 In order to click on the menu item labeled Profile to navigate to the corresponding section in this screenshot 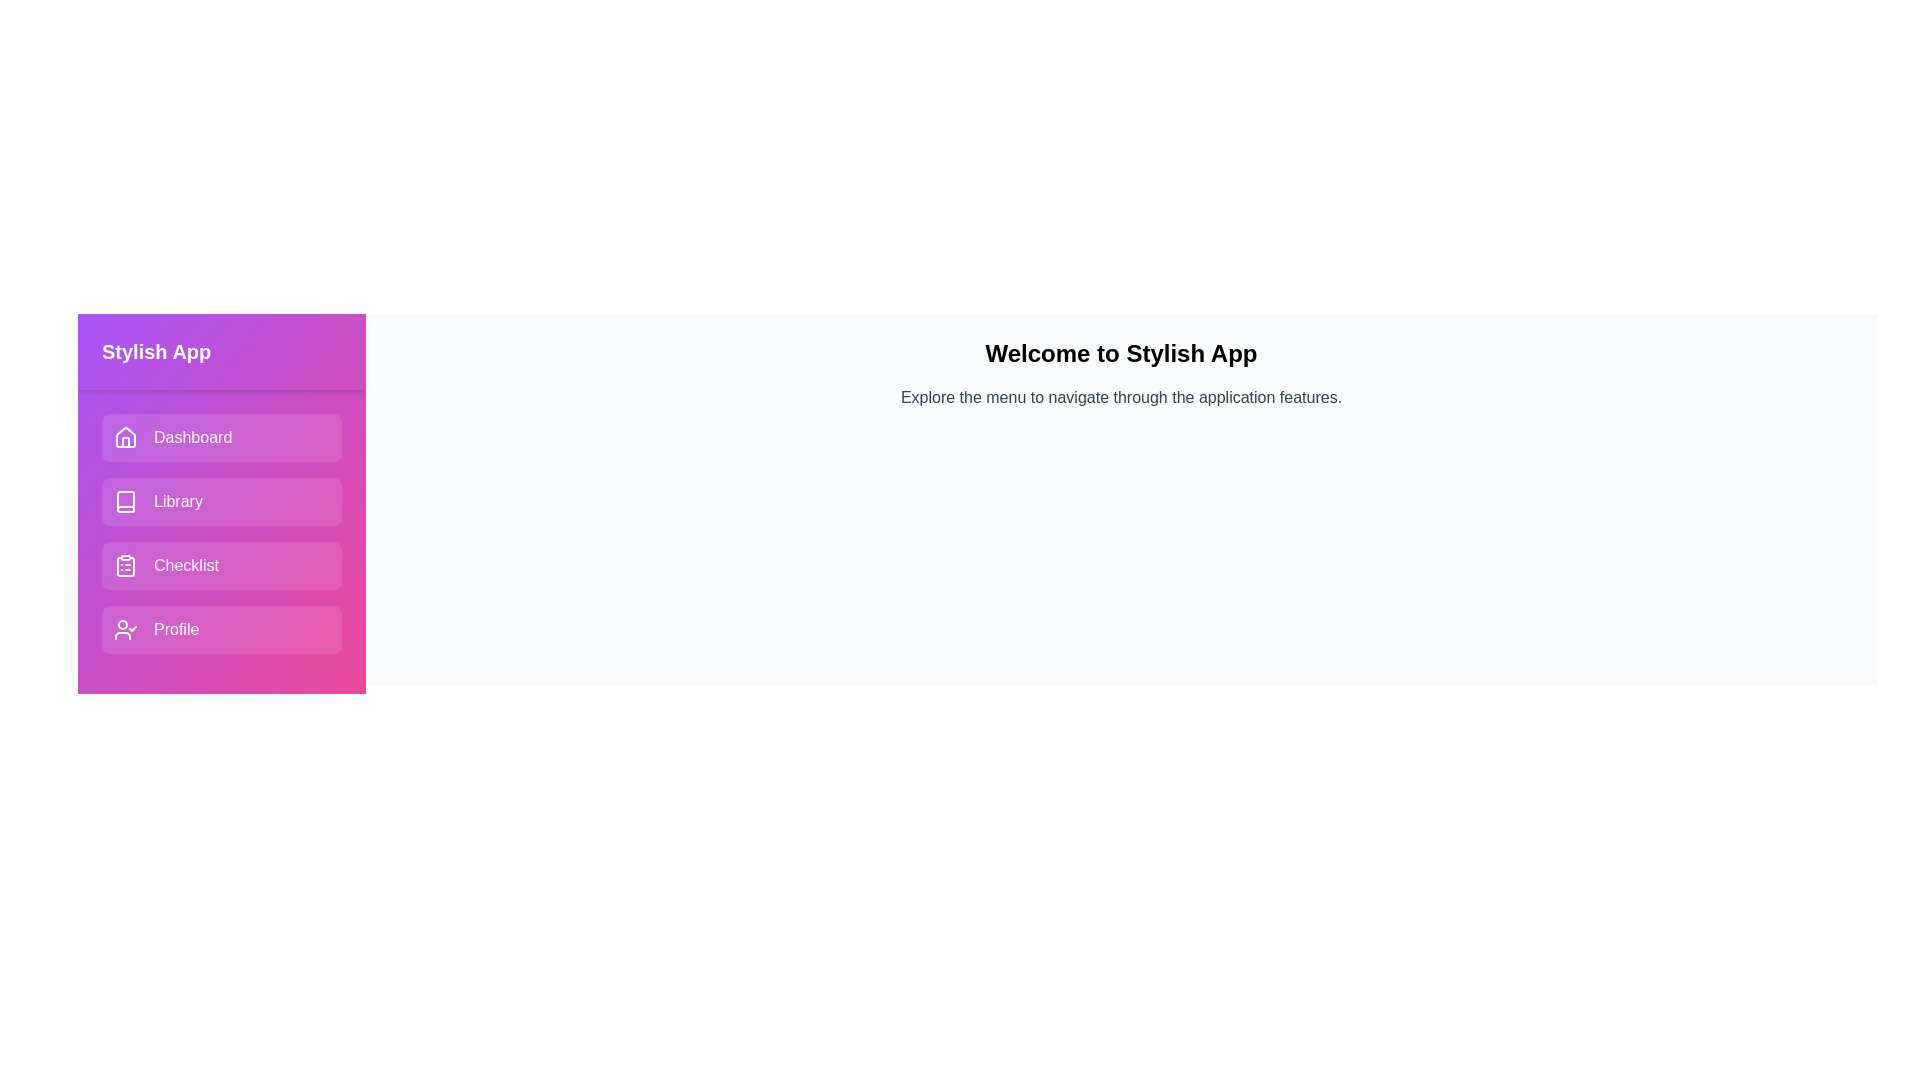, I will do `click(221, 628)`.